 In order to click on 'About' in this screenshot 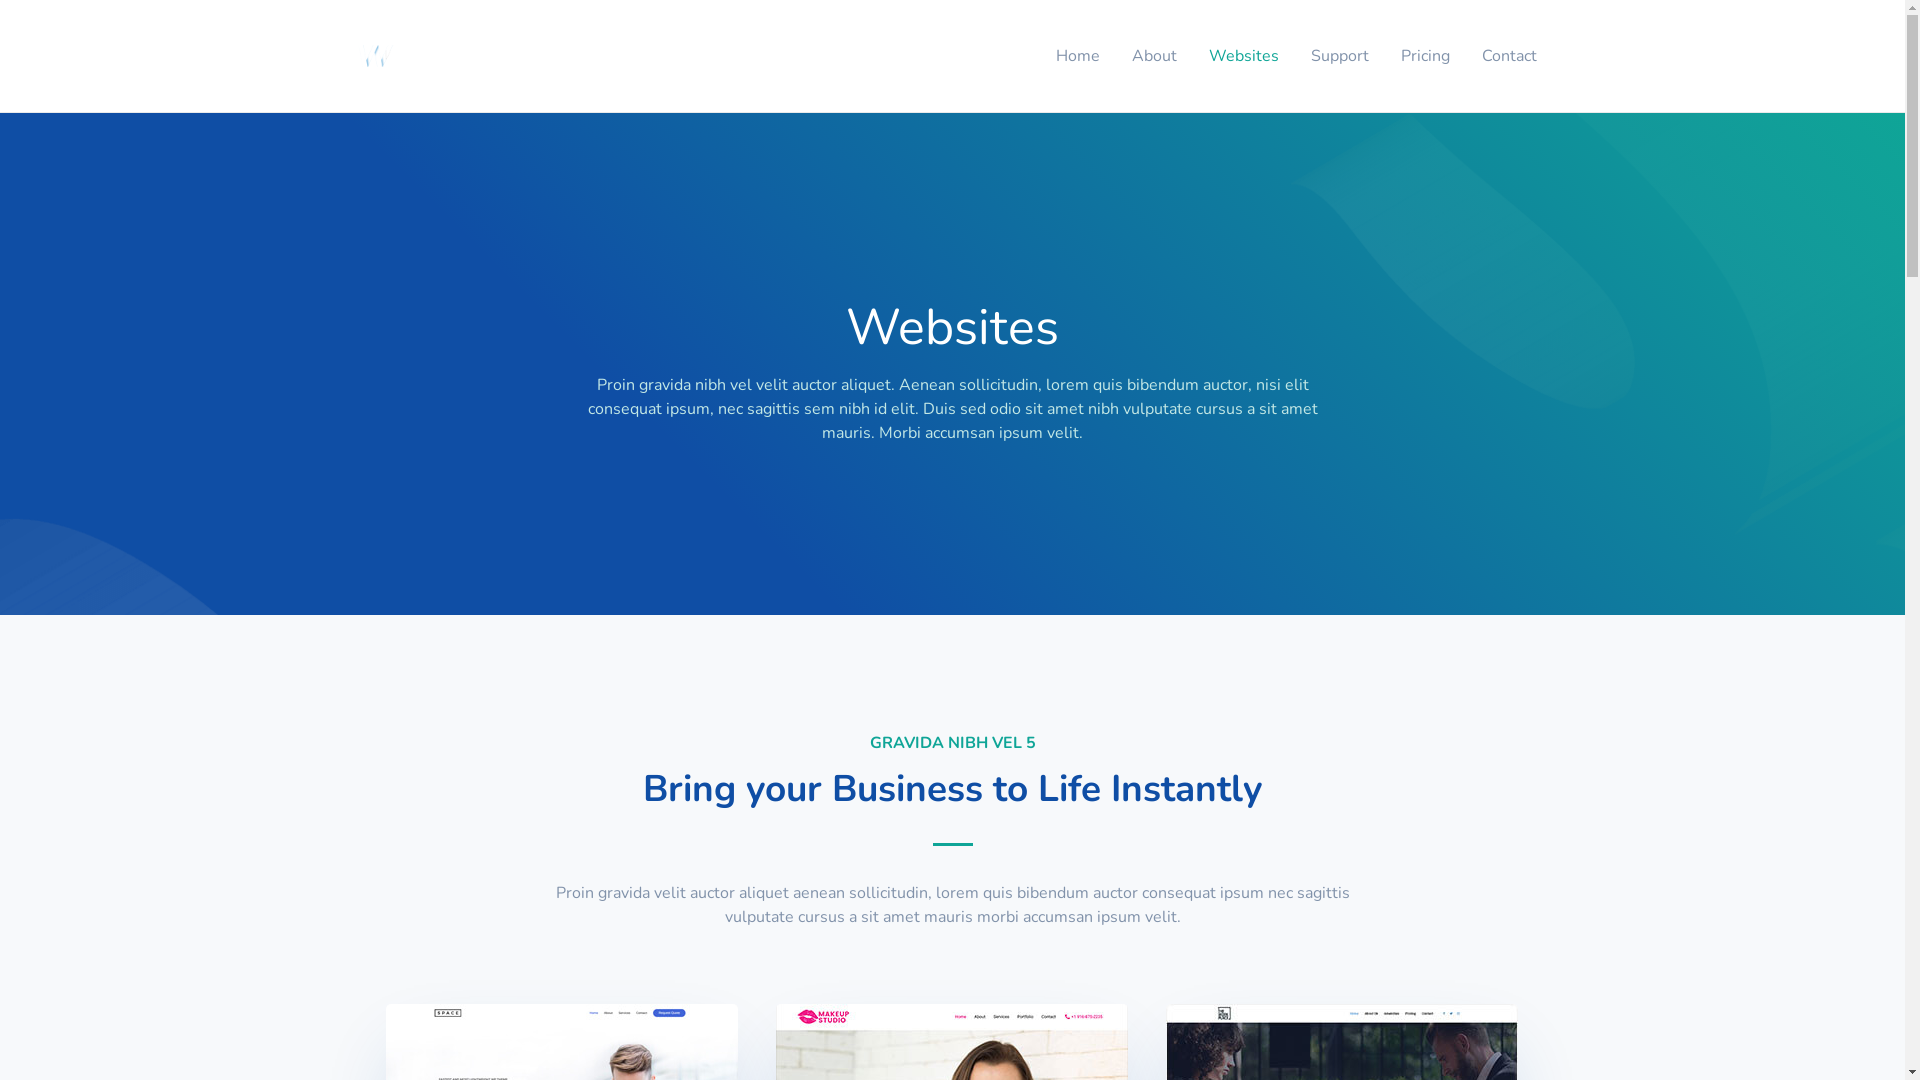, I will do `click(1154, 55)`.